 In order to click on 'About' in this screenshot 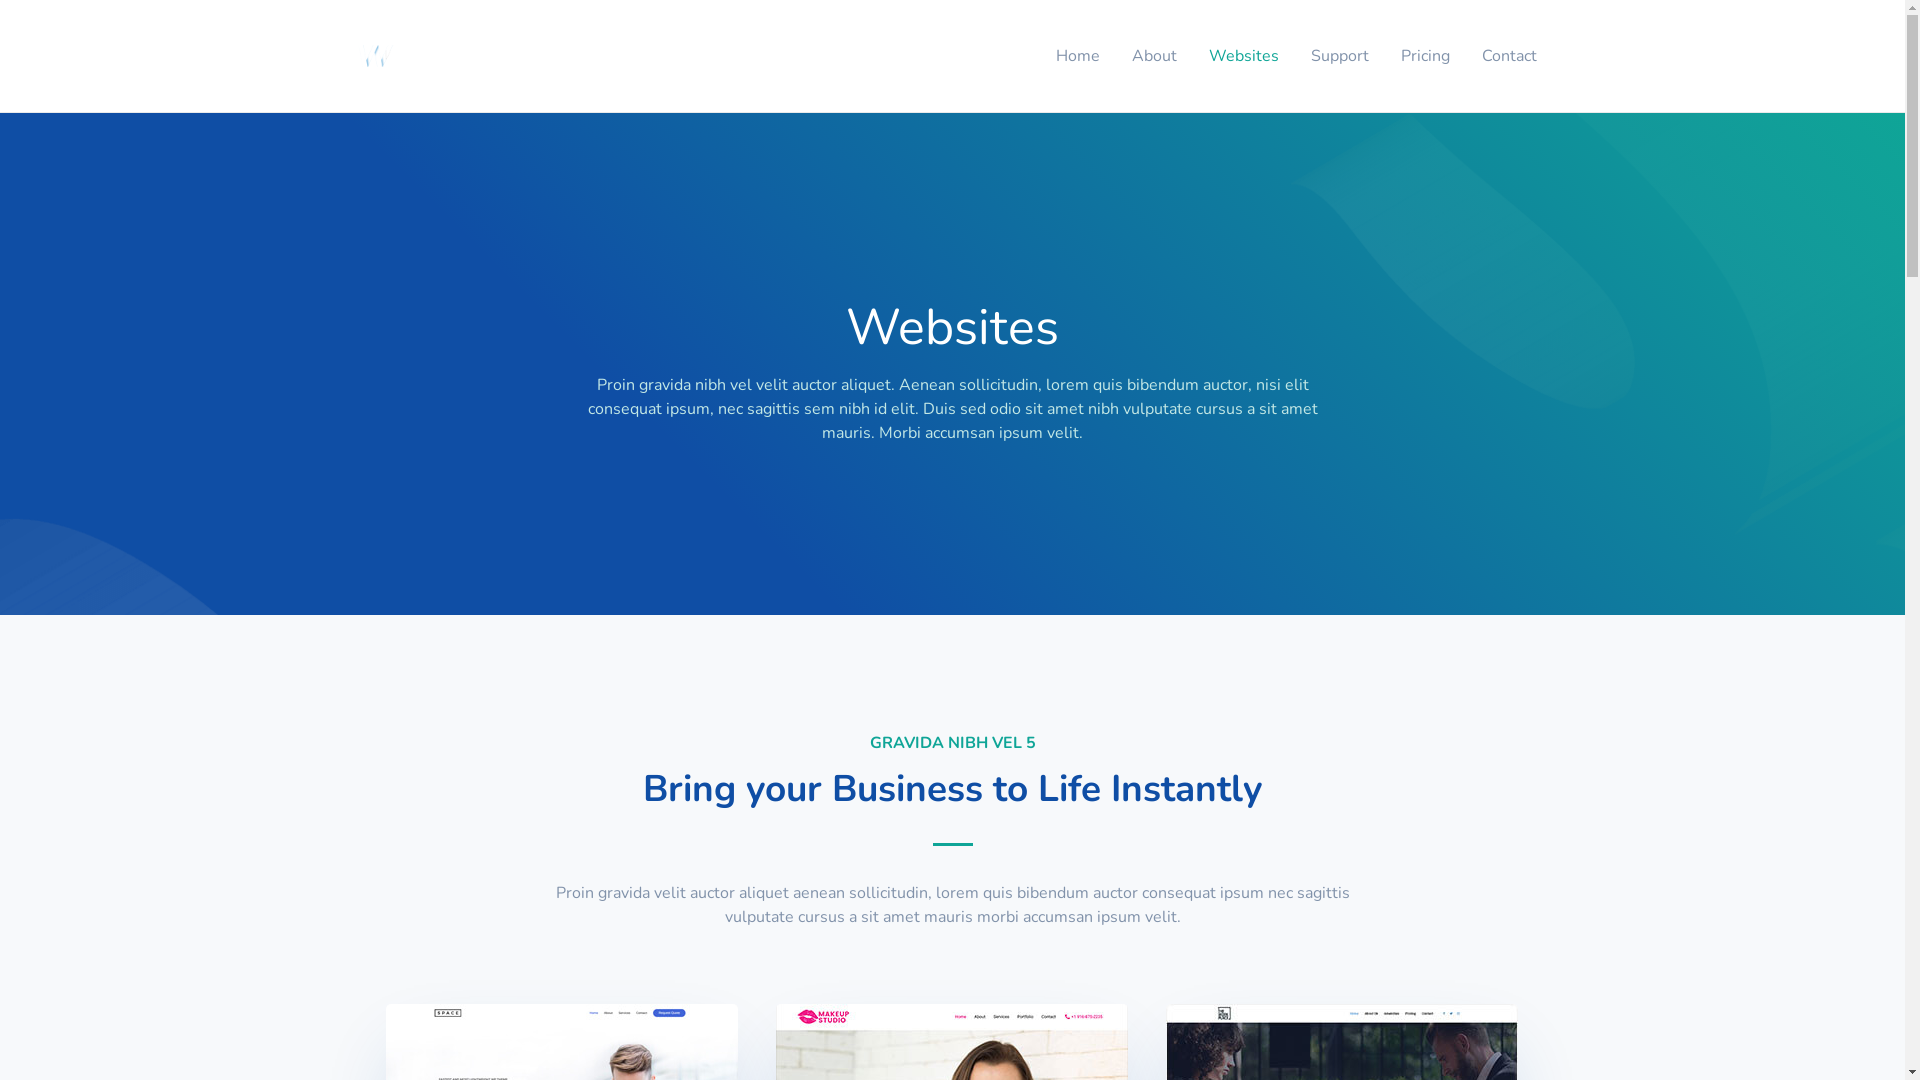, I will do `click(1154, 55)`.